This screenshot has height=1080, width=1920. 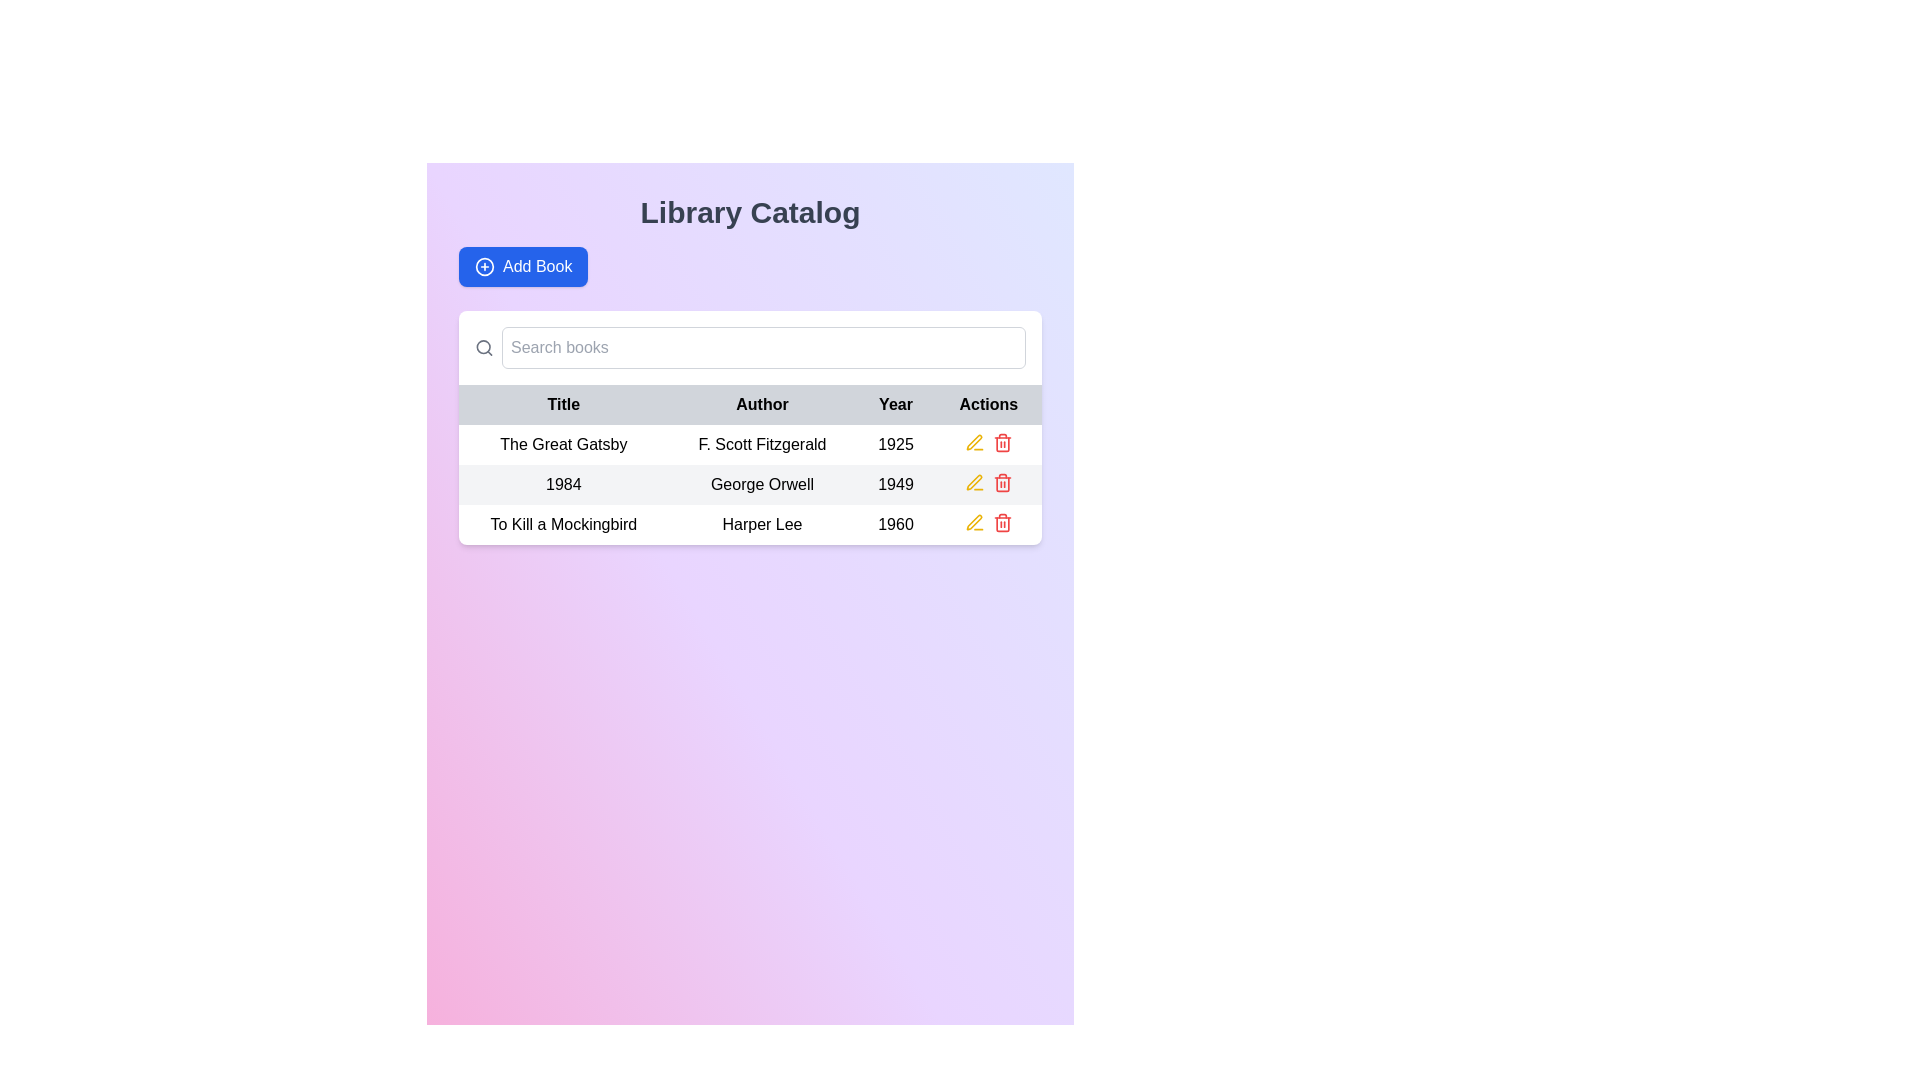 I want to click on the yellow pencil icon in the 'Actions' column of the second row associated with the title '1984', so click(x=974, y=522).